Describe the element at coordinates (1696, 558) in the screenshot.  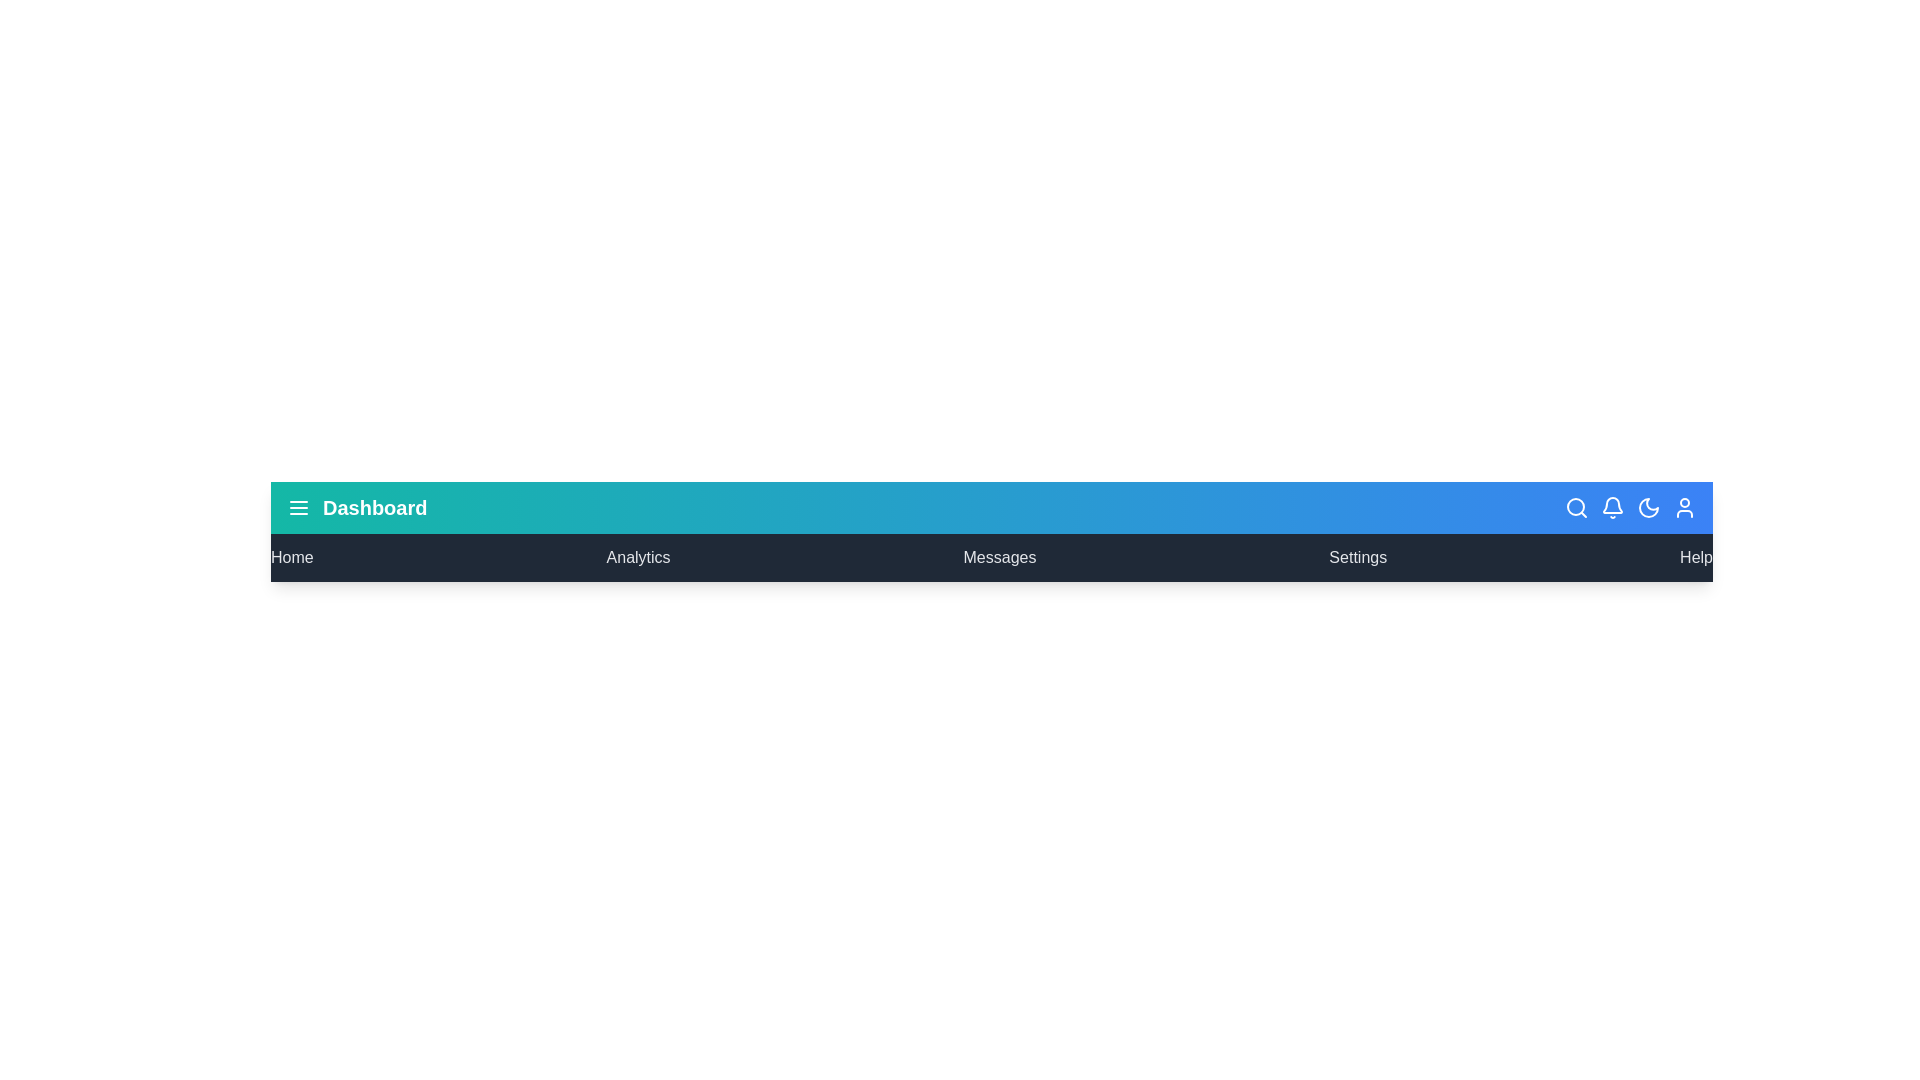
I see `the menu item Help to navigate to the respective section` at that location.